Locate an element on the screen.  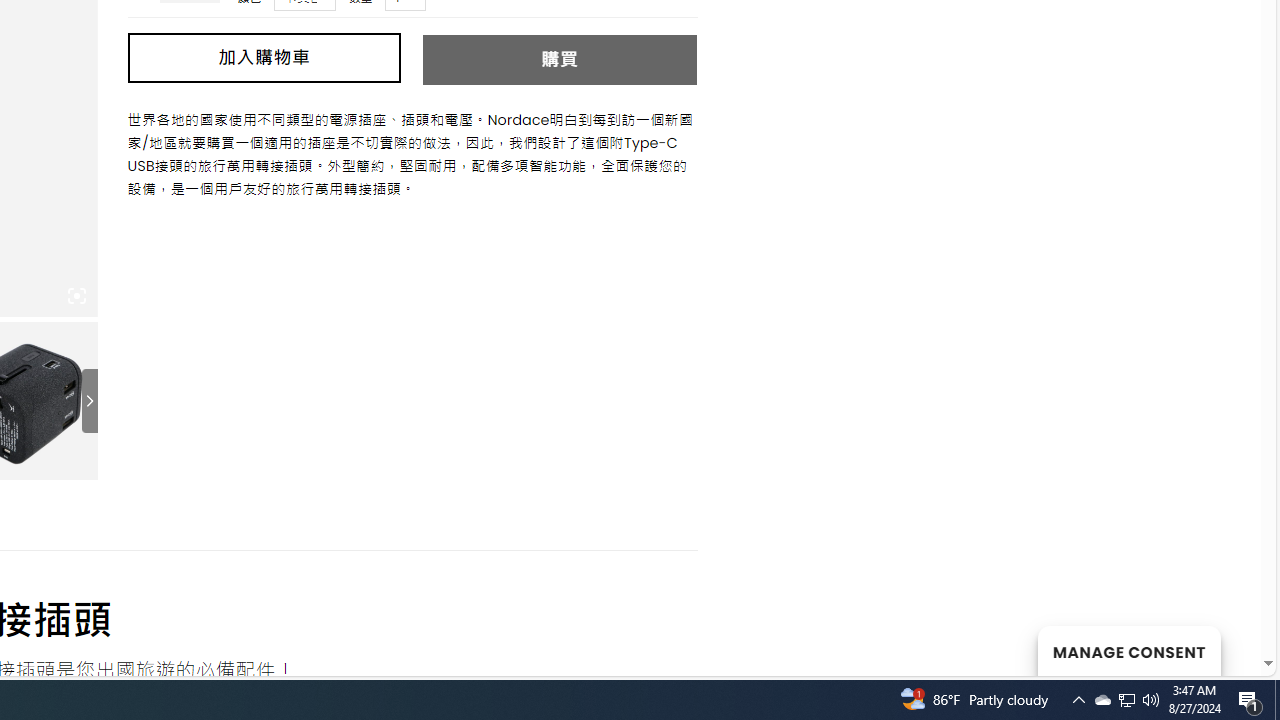
'Class: iconic-woothumbs-fullscreen' is located at coordinates (76, 296).